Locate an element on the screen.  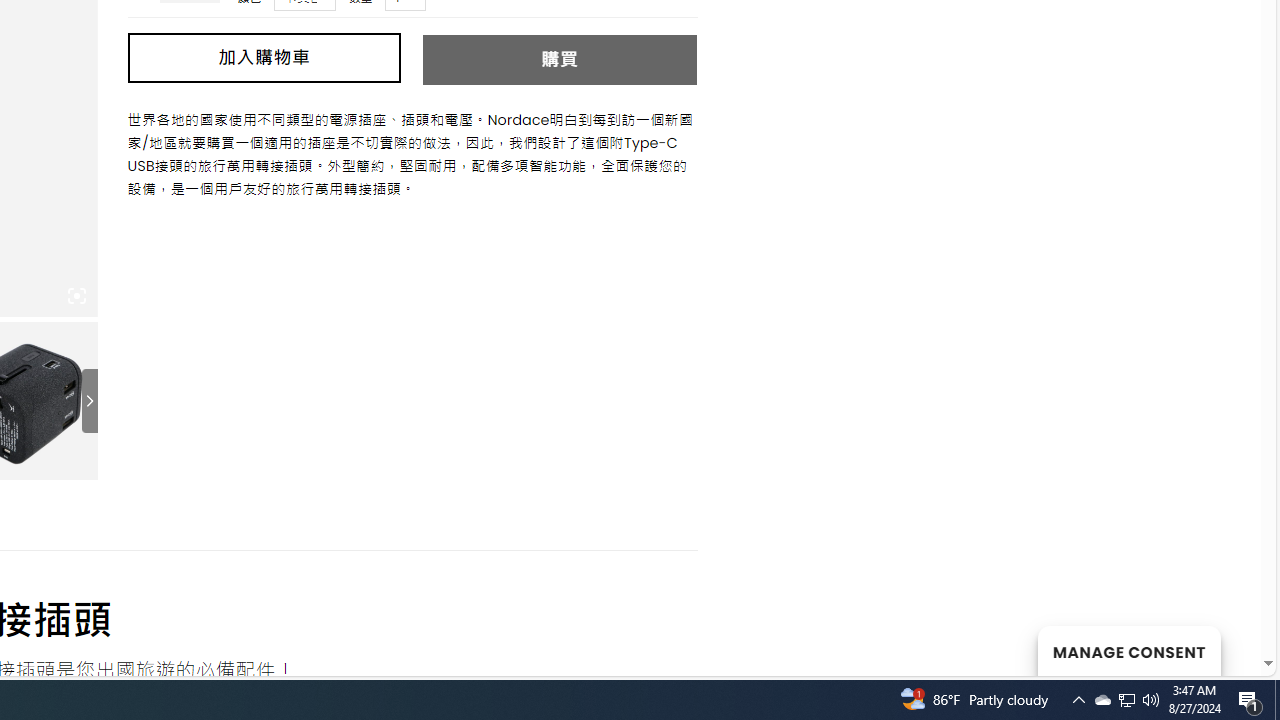
'Class: iconic-woothumbs-fullscreen' is located at coordinates (76, 296).